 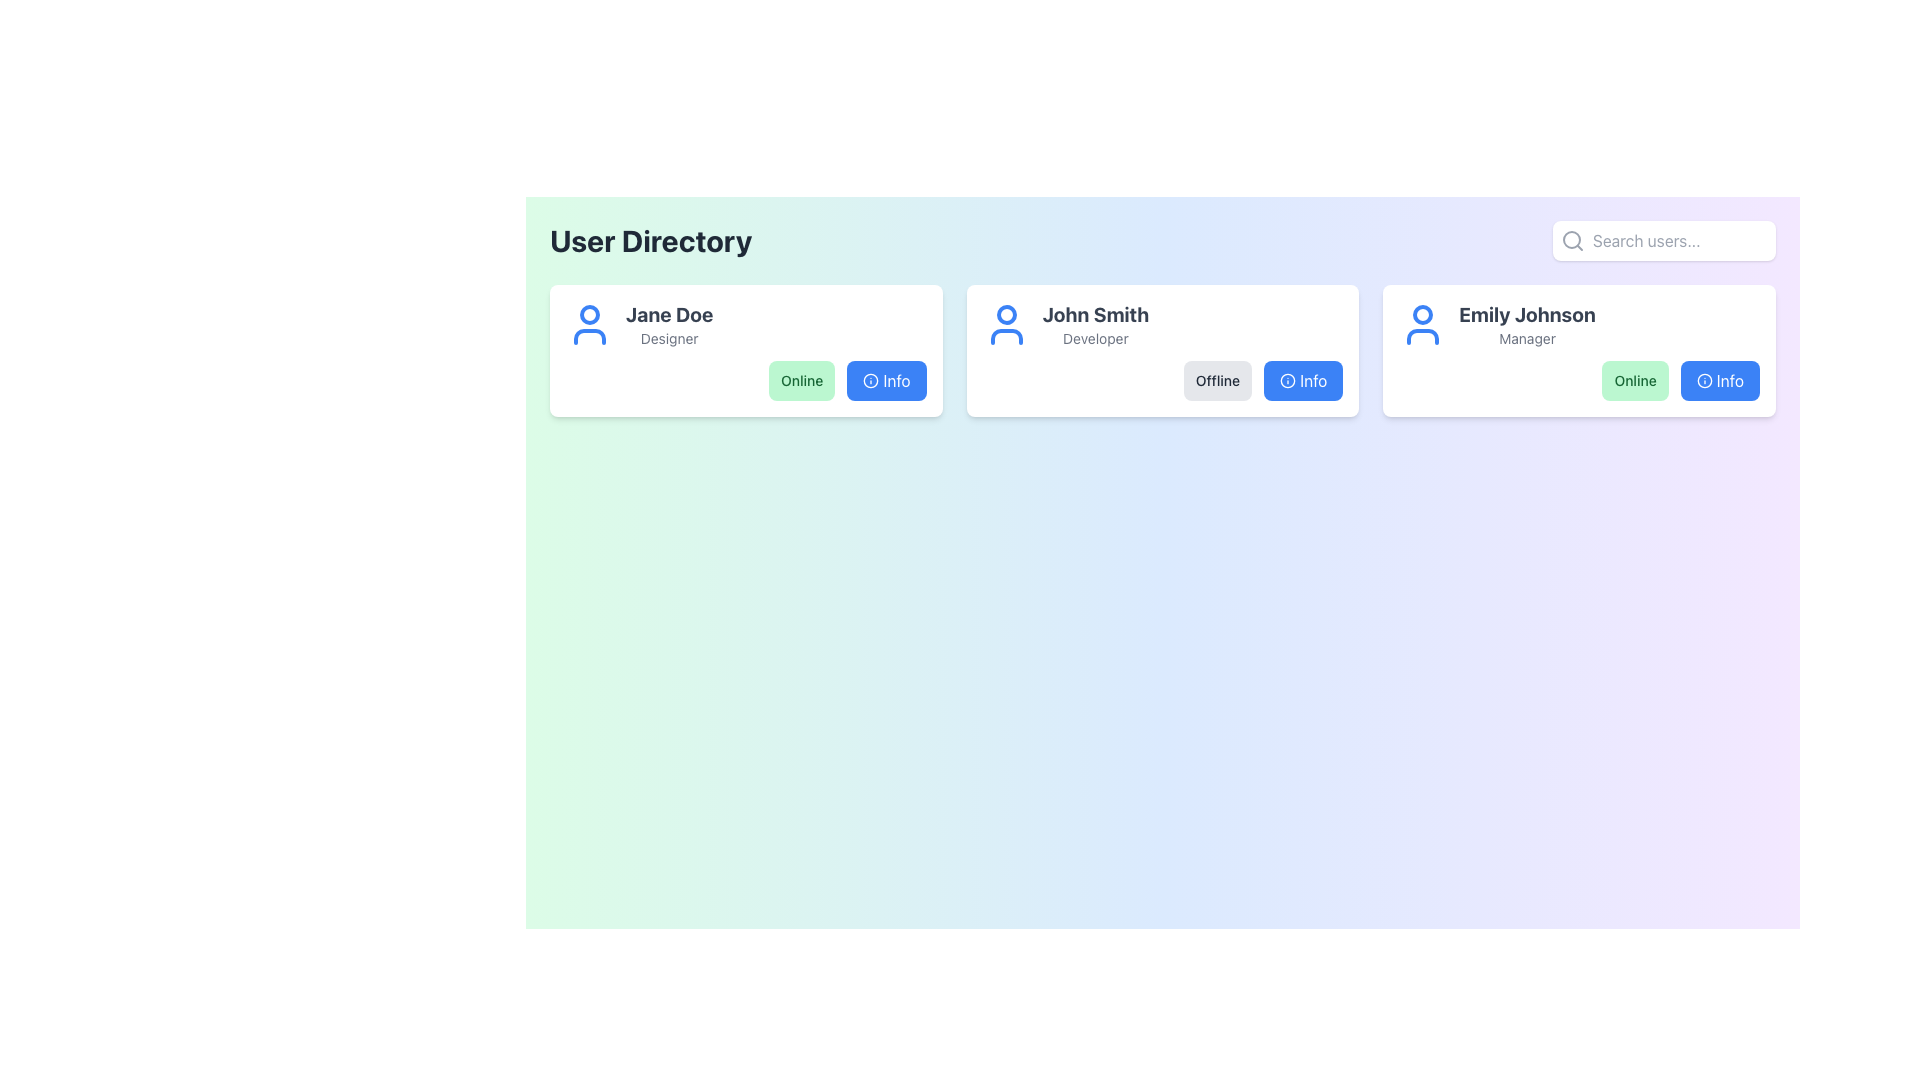 I want to click on the rectangular button with rounded corners and a bright blue background labeled 'Info' located in the bottom-right corner of Jane Doe's card in the User Directory to observe its hover behavior, so click(x=886, y=381).